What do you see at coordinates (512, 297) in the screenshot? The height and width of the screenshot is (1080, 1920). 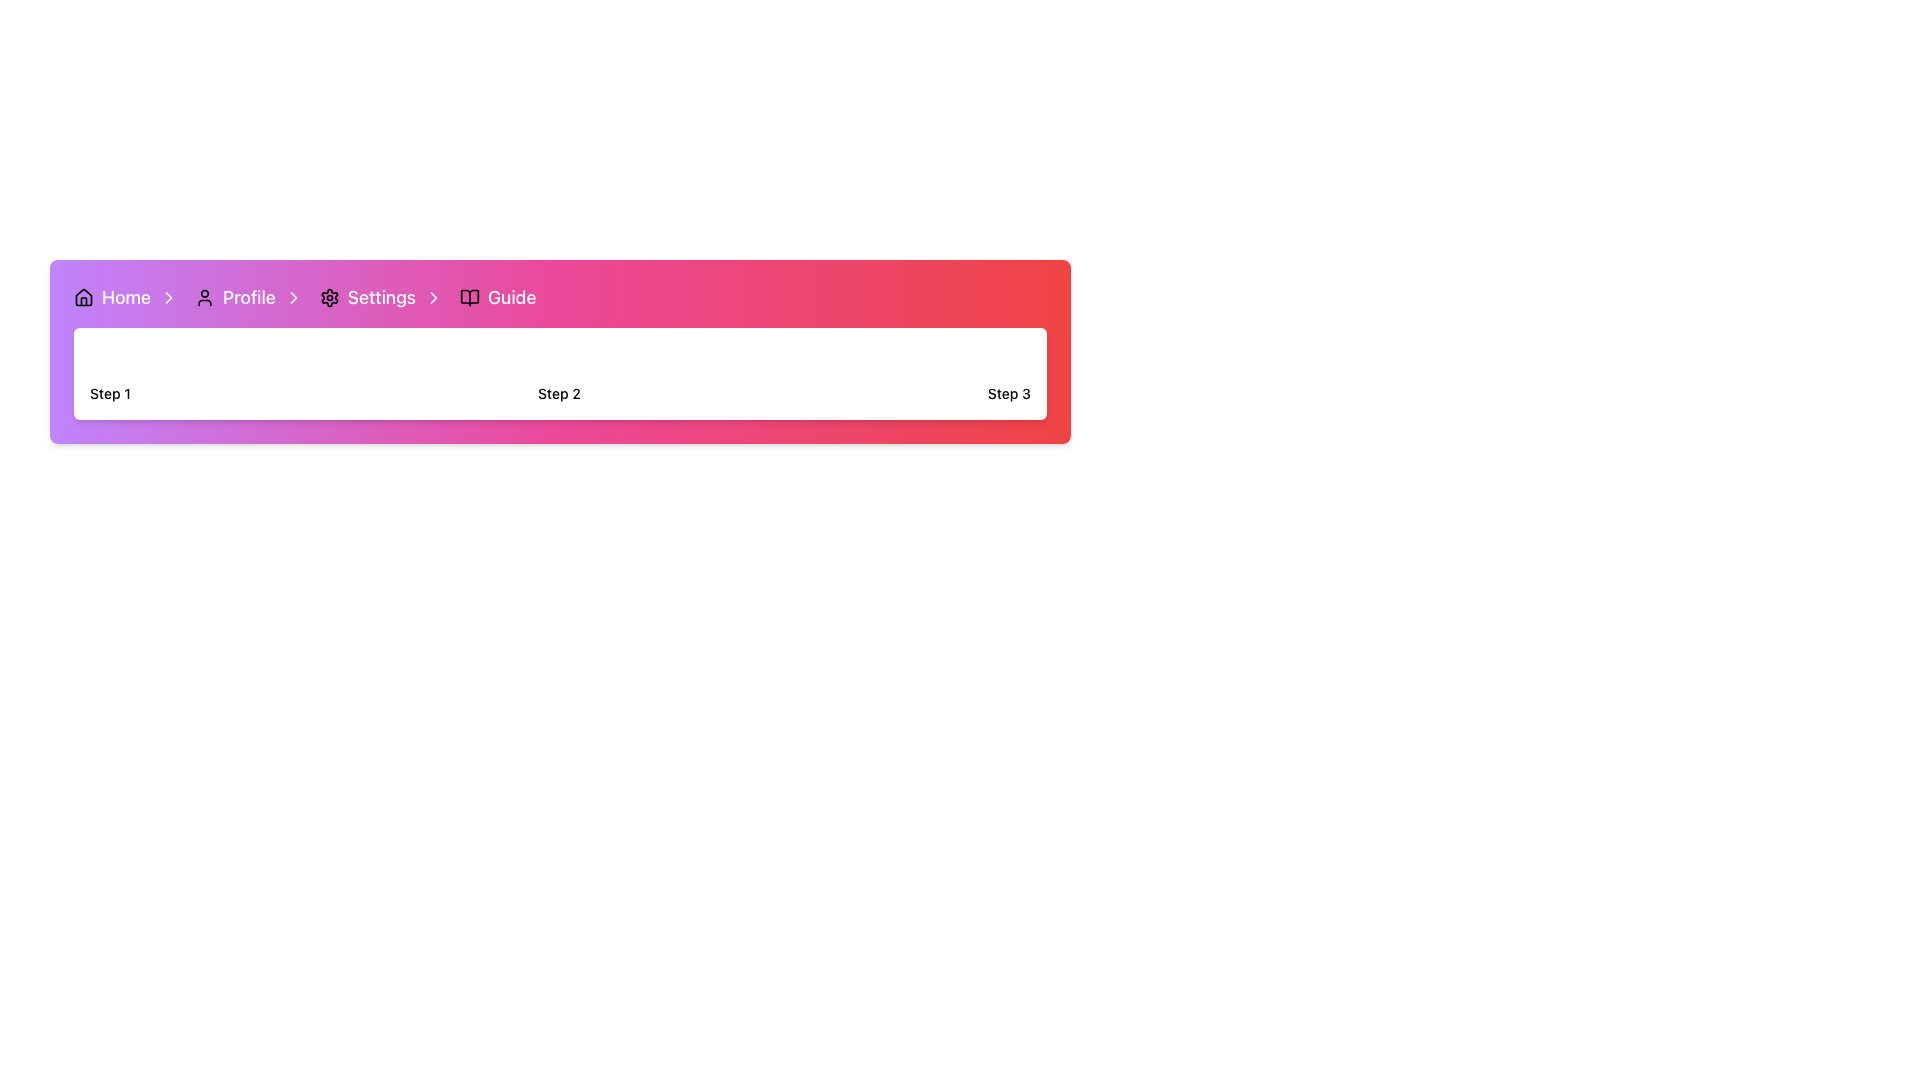 I see `the content of the Text Label located on the right side of the navigation bar, next to an open book icon` at bounding box center [512, 297].